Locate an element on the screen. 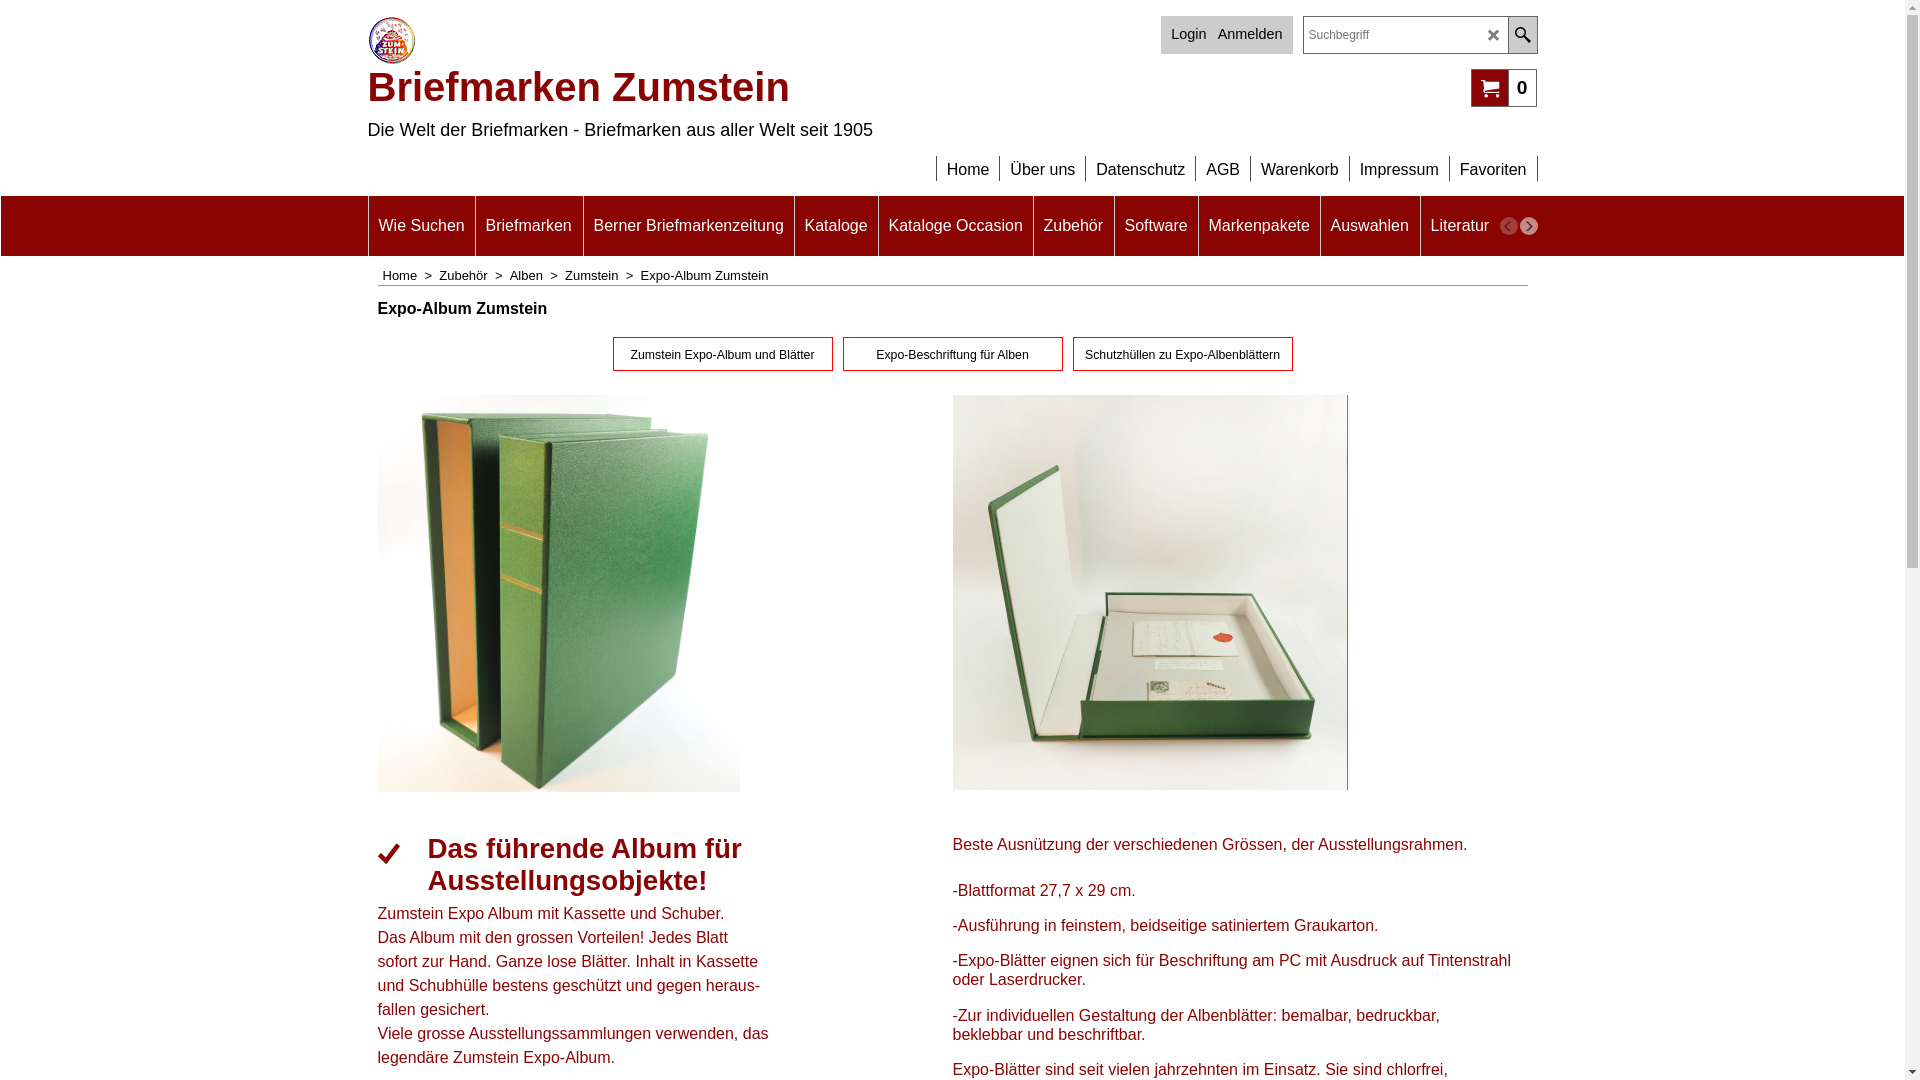 Image resolution: width=1920 pixels, height=1080 pixels. 'Datenschutz' is located at coordinates (1140, 159).